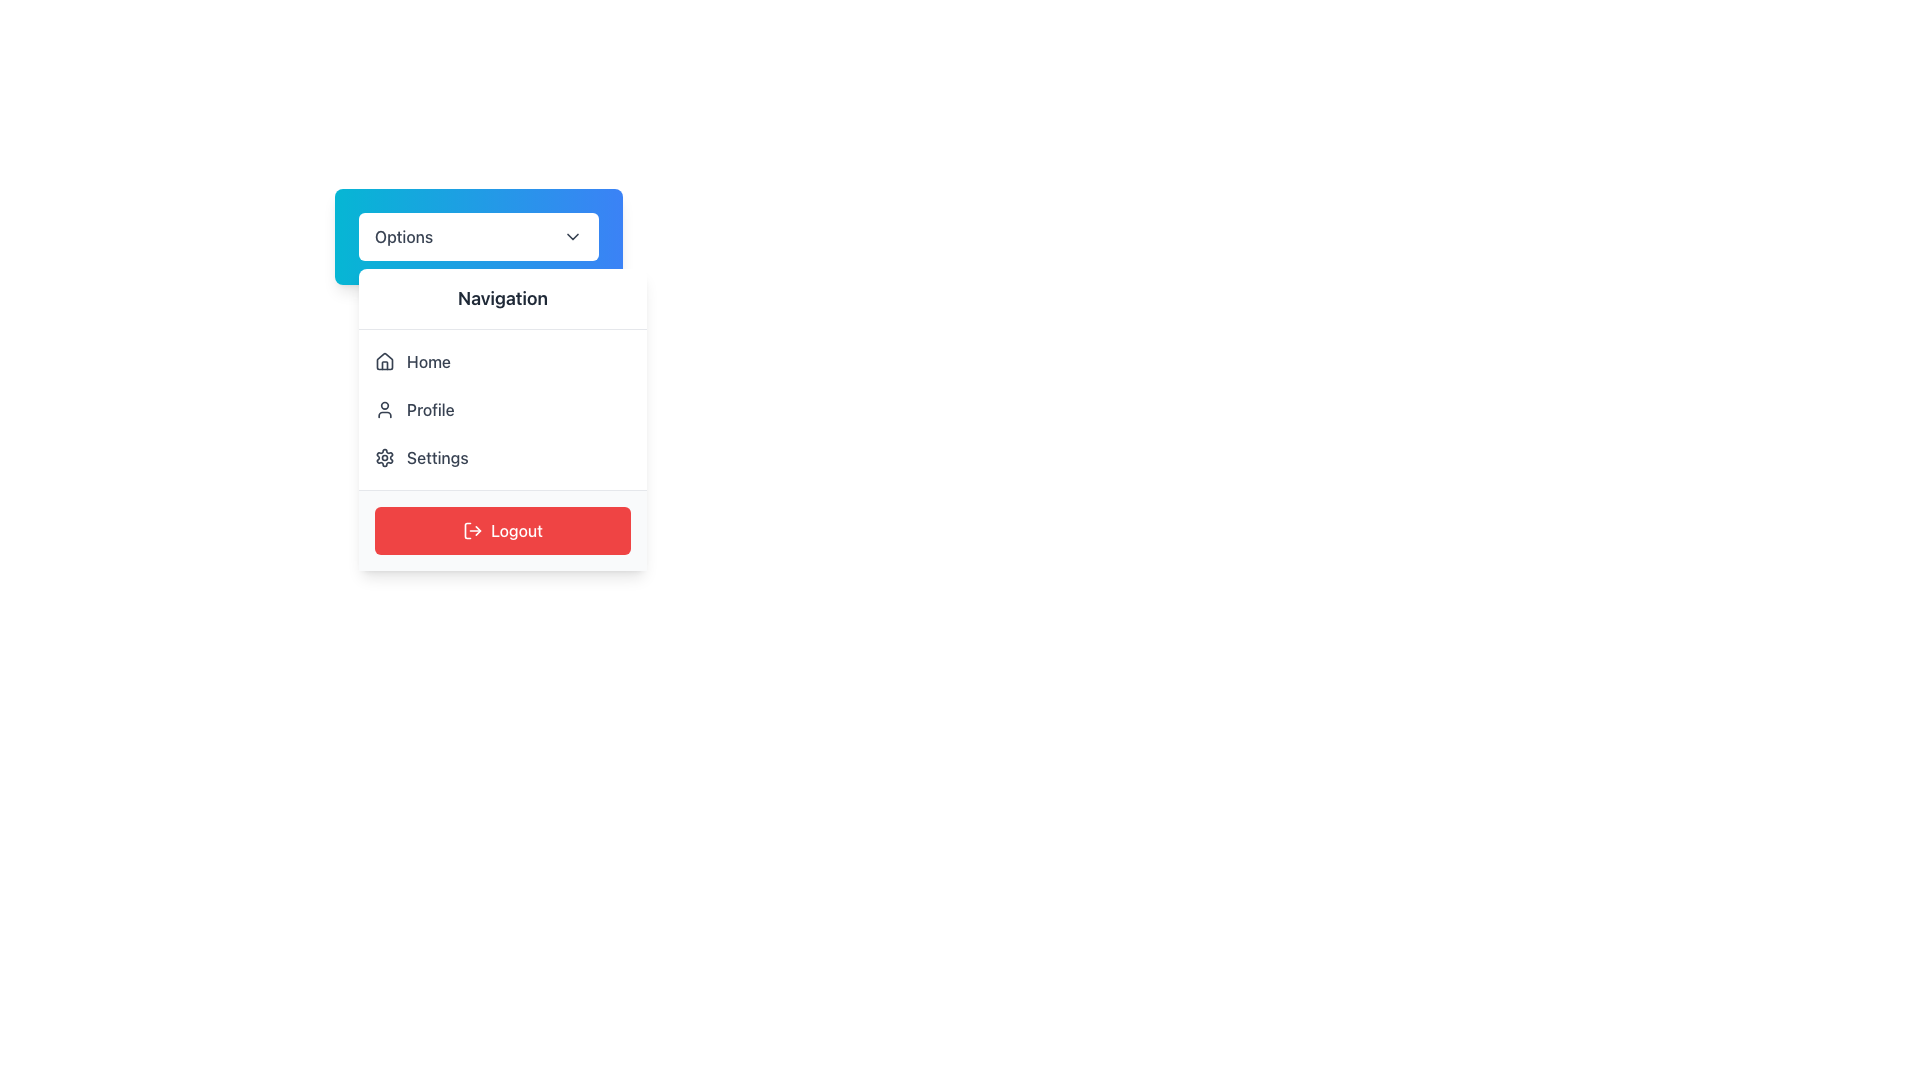 Image resolution: width=1920 pixels, height=1080 pixels. What do you see at coordinates (571, 235) in the screenshot?
I see `the downward-facing chevron icon on the far right of the 'Options' button` at bounding box center [571, 235].